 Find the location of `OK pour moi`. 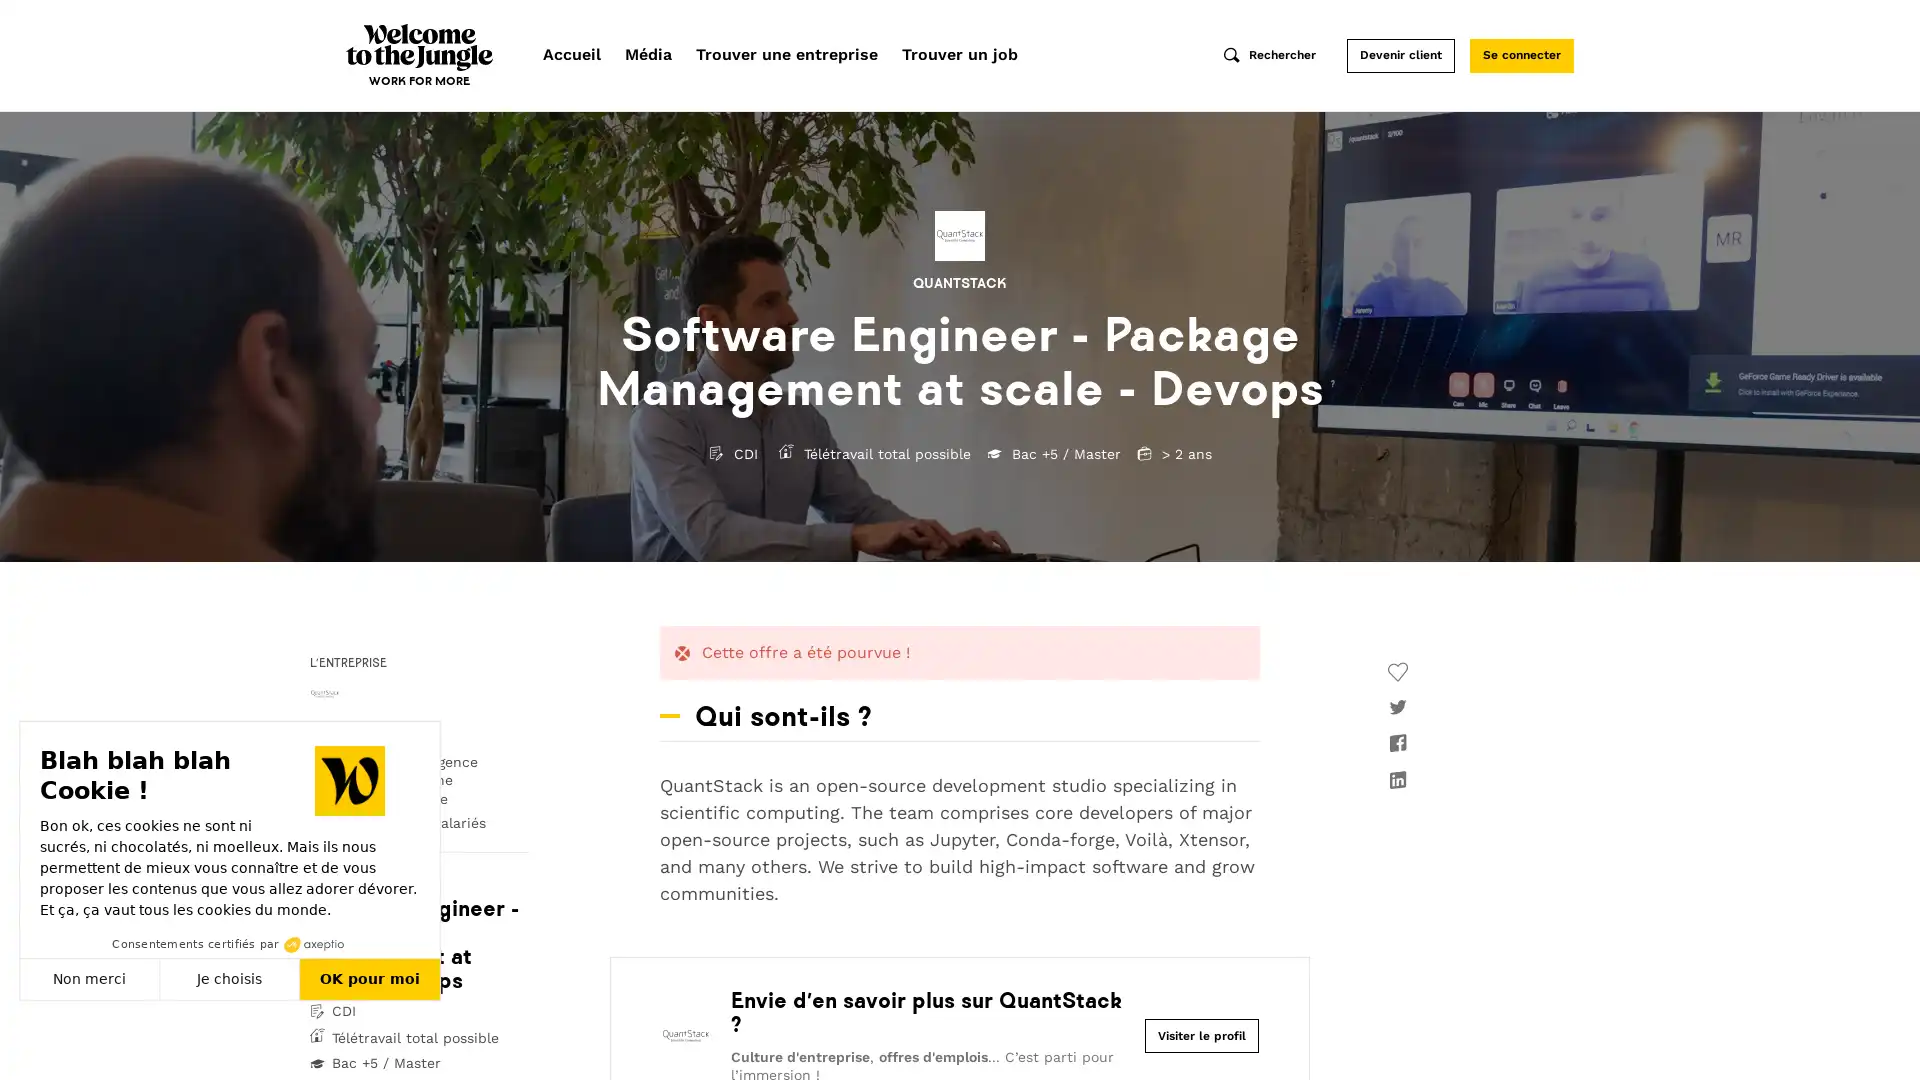

OK pour moi is located at coordinates (369, 978).